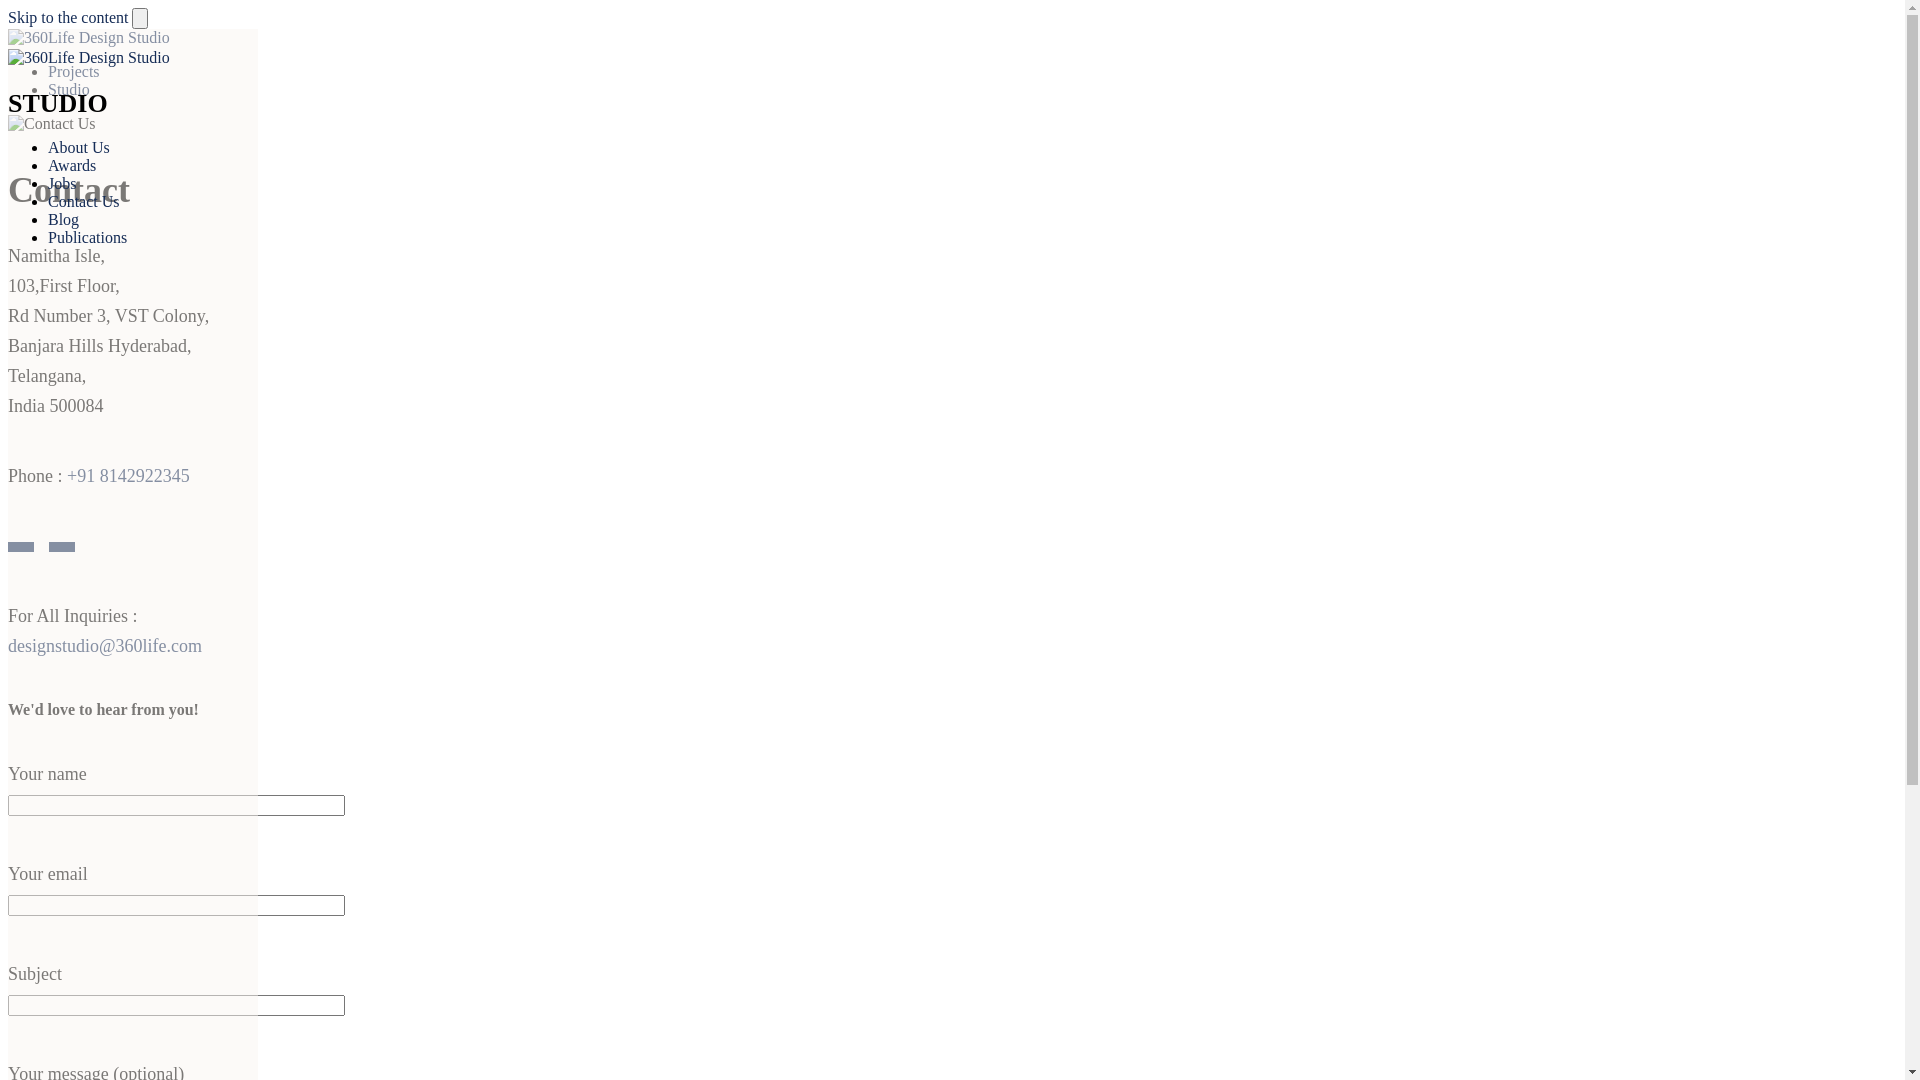 The height and width of the screenshot is (1080, 1920). What do you see at coordinates (72, 164) in the screenshot?
I see `'Awards'` at bounding box center [72, 164].